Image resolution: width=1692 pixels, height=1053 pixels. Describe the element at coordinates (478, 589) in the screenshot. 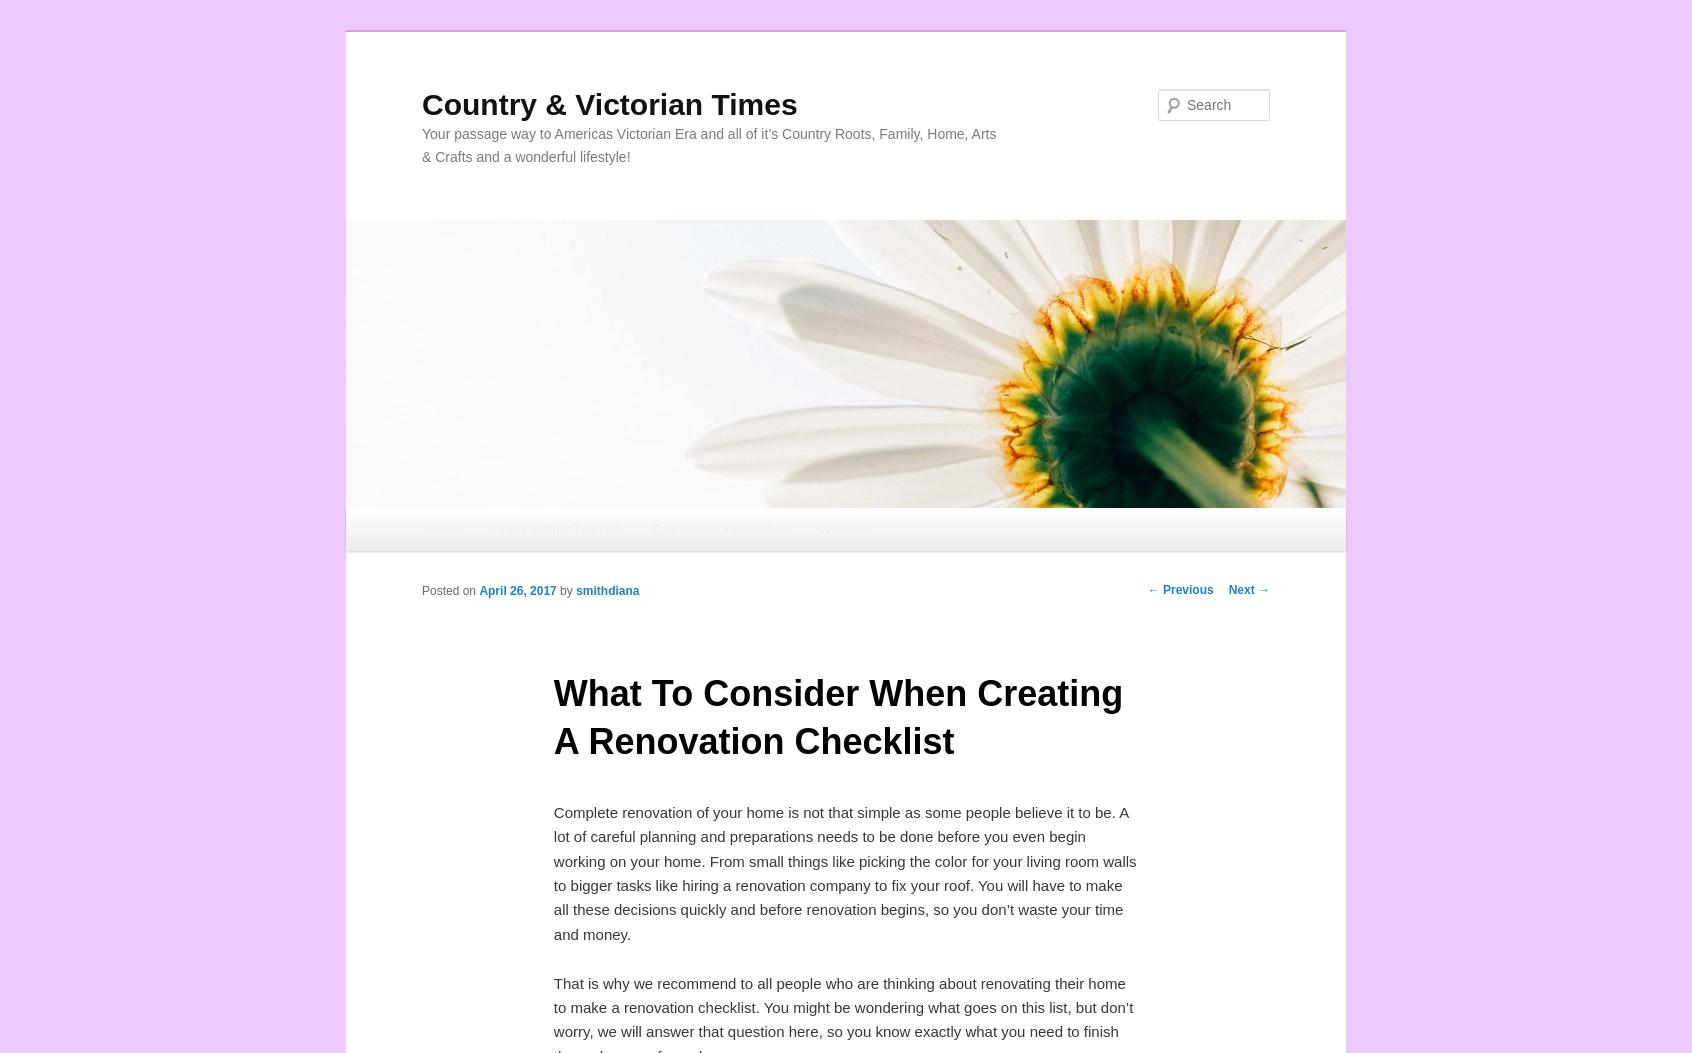

I see `'April 26, 2017'` at that location.